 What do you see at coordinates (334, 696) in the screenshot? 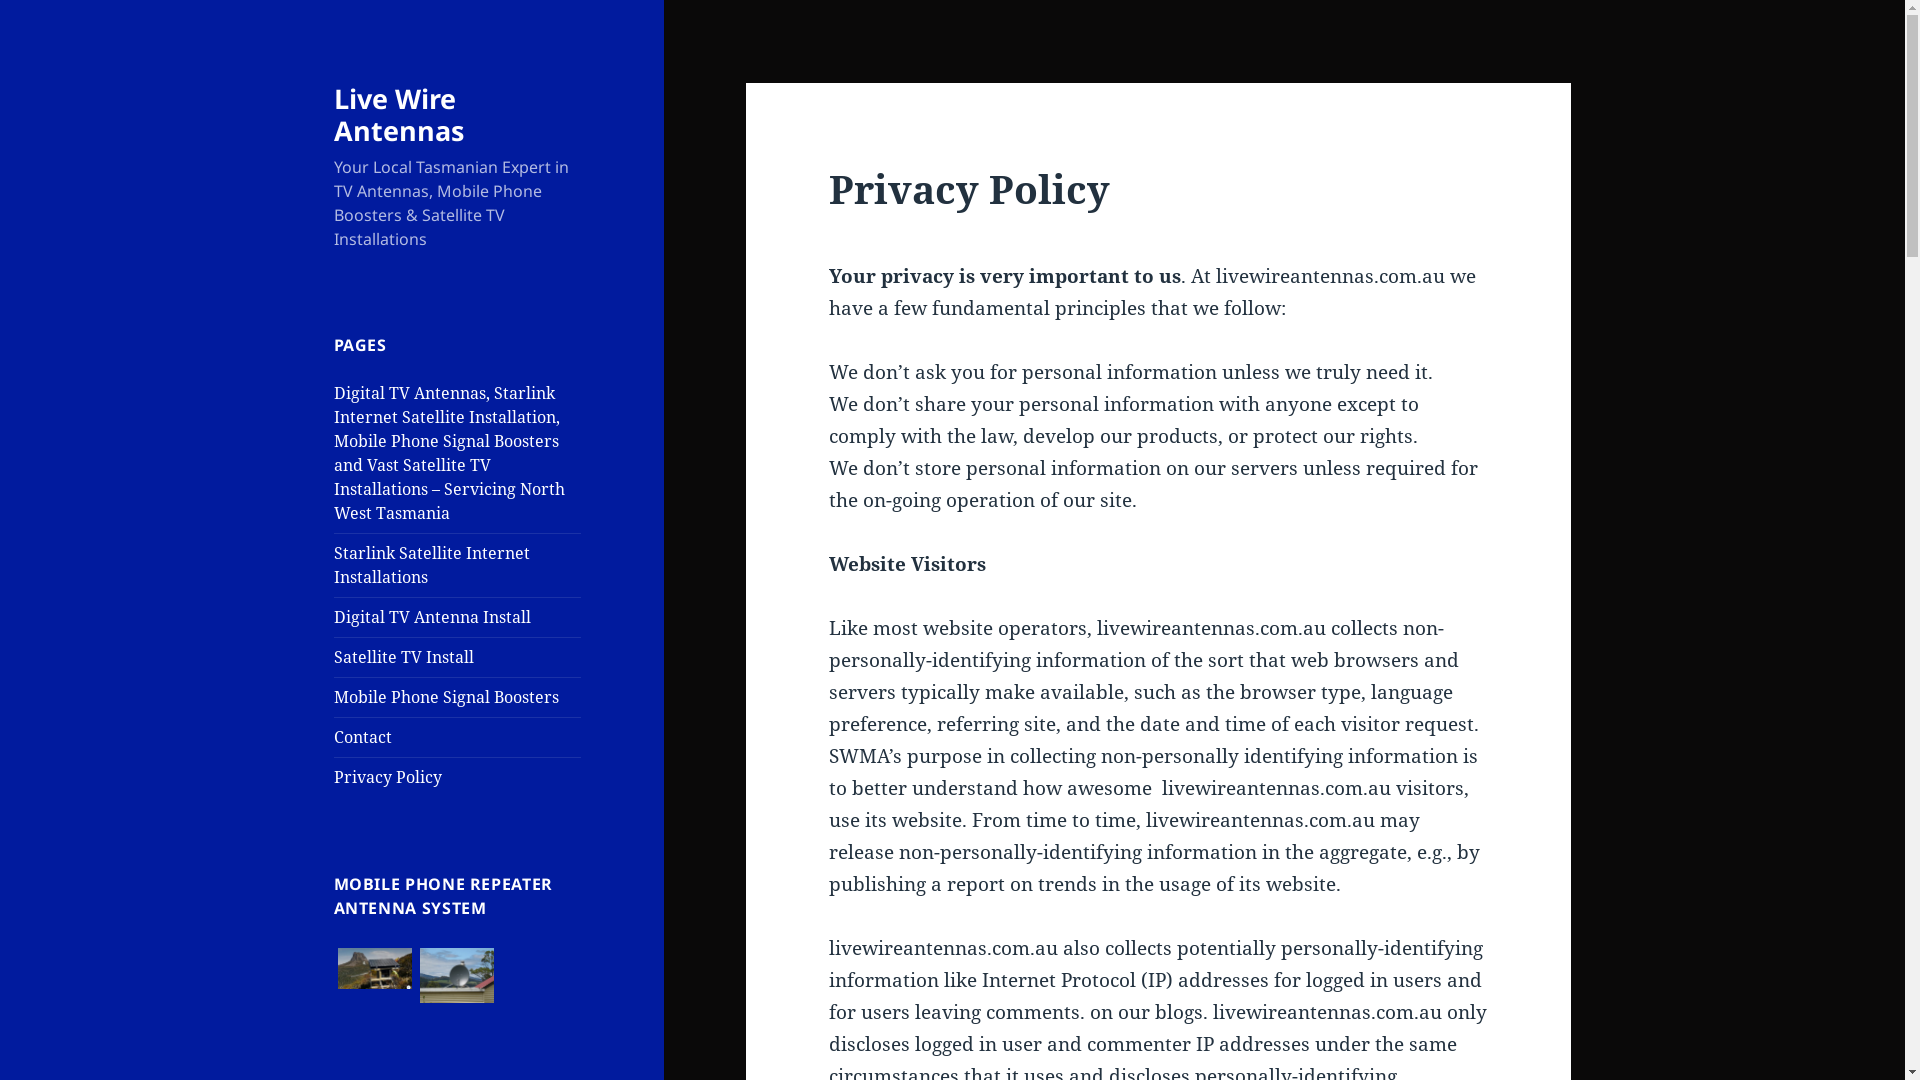
I see `'Mobile Phone Signal Boosters'` at bounding box center [334, 696].